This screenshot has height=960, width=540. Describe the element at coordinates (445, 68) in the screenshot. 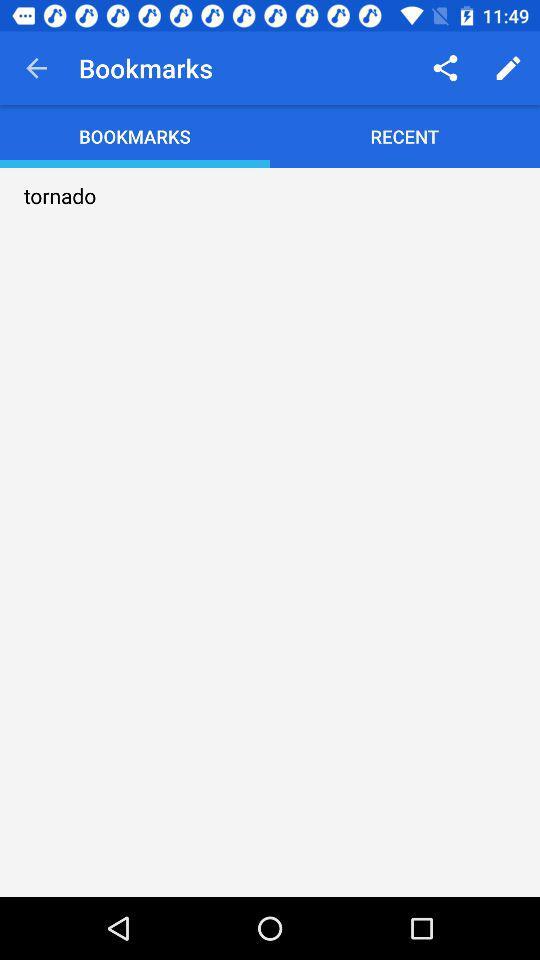

I see `the icon next to bookmarks item` at that location.